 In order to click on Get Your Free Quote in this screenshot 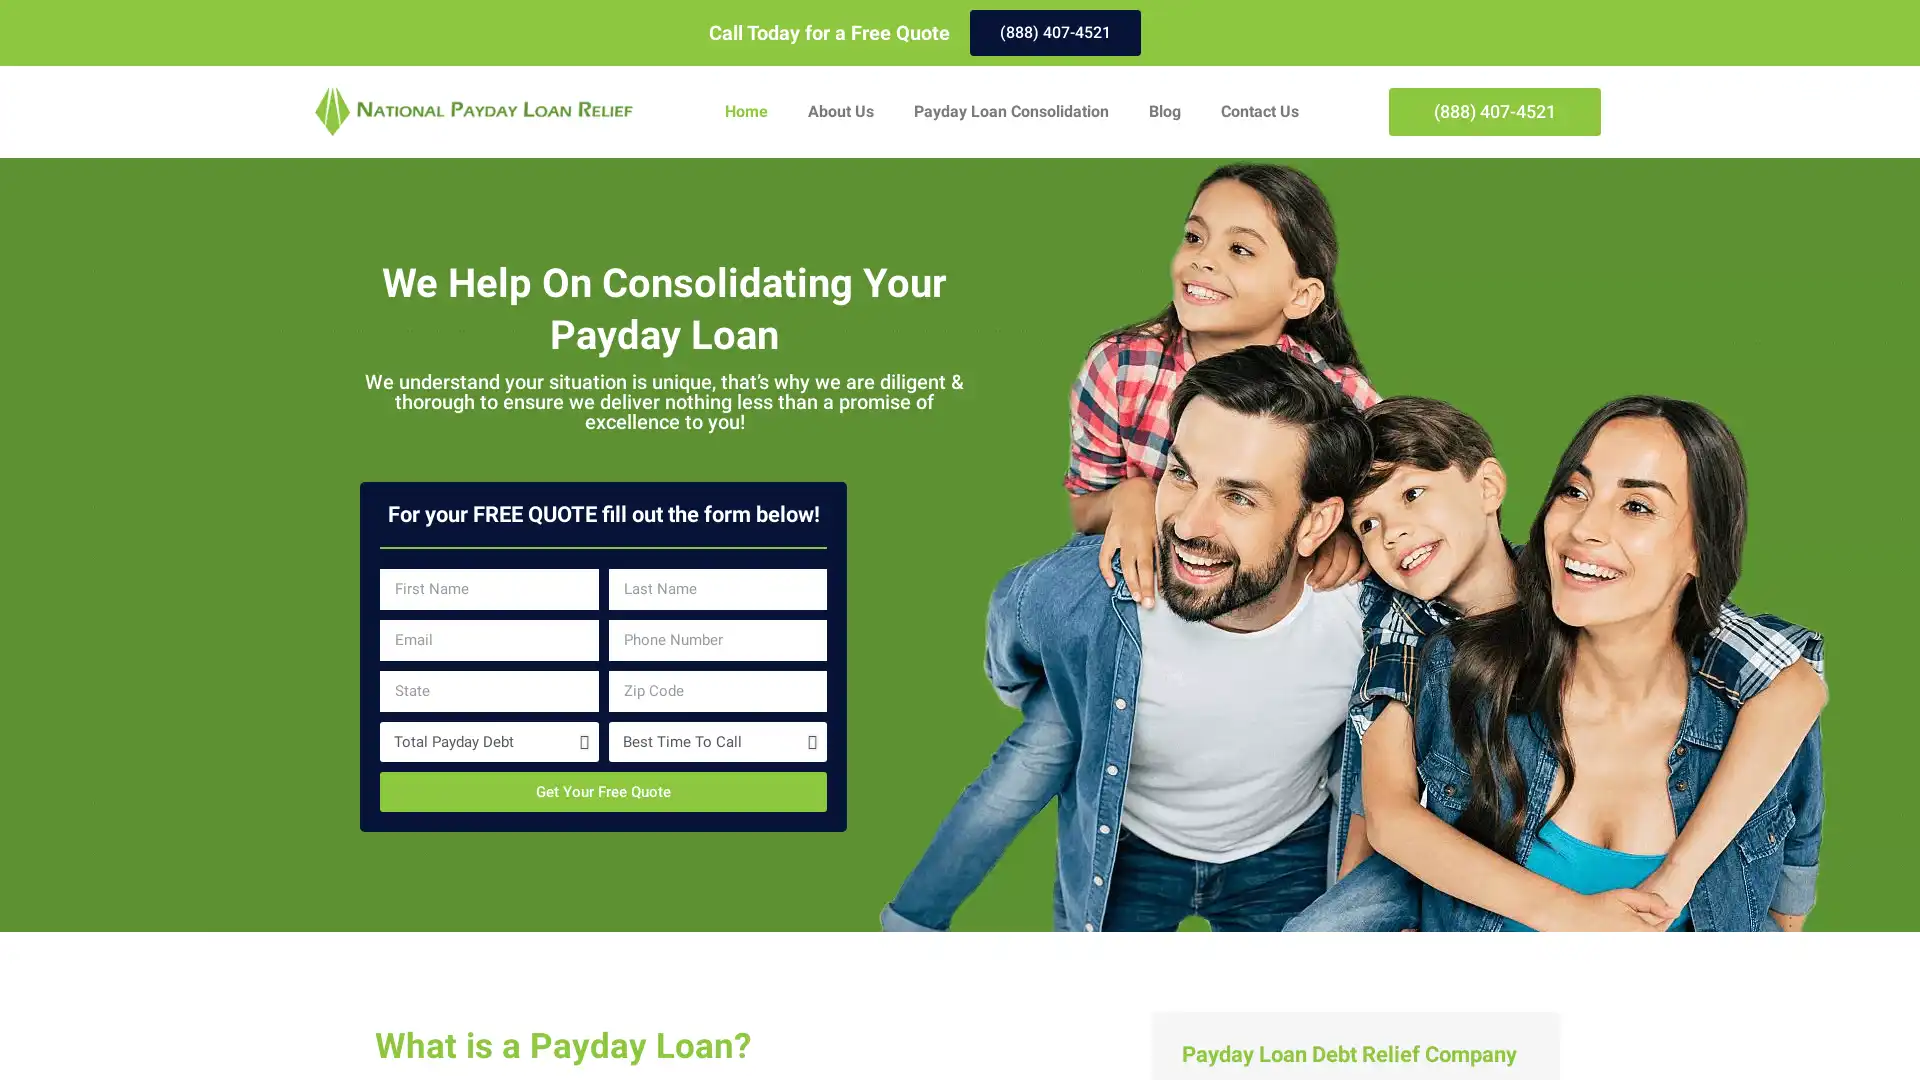, I will do `click(602, 790)`.